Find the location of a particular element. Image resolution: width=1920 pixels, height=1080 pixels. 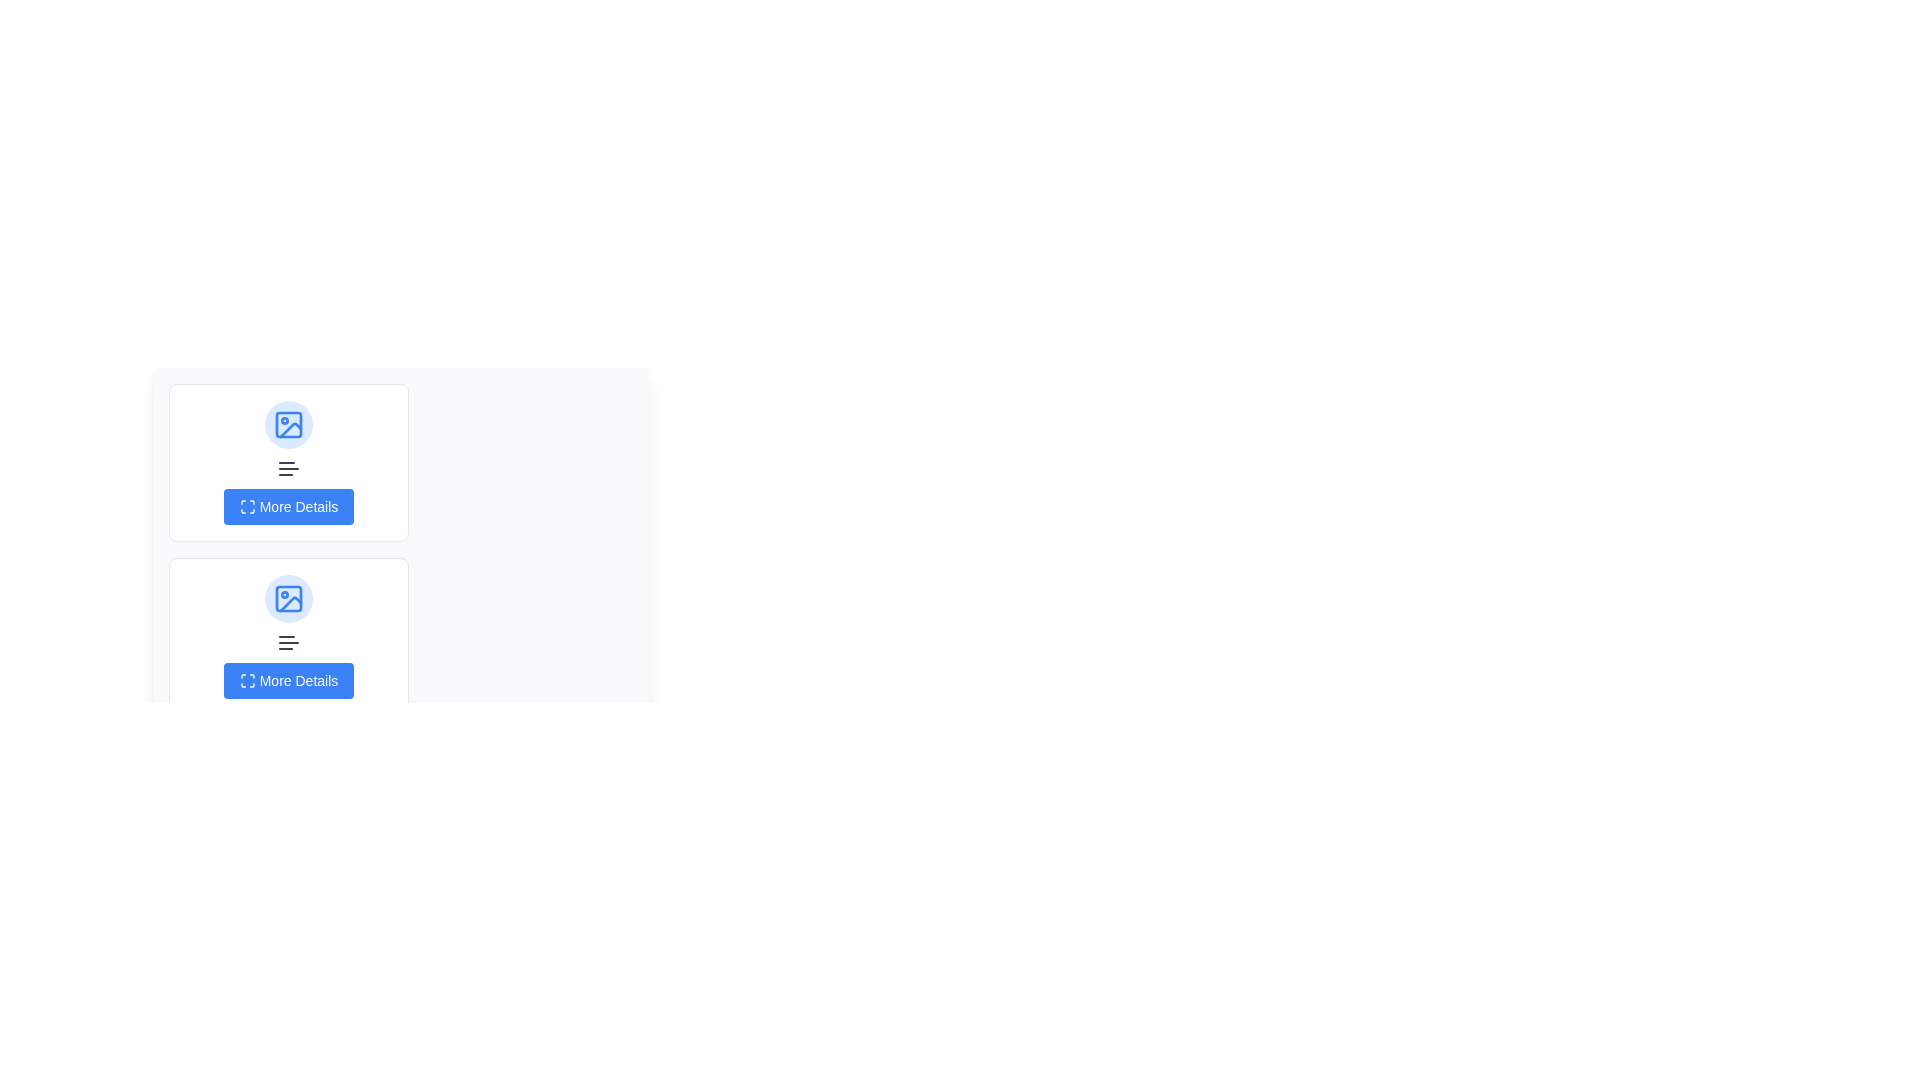

the button at the bottom center of the card for 'Item 1' is located at coordinates (287, 505).